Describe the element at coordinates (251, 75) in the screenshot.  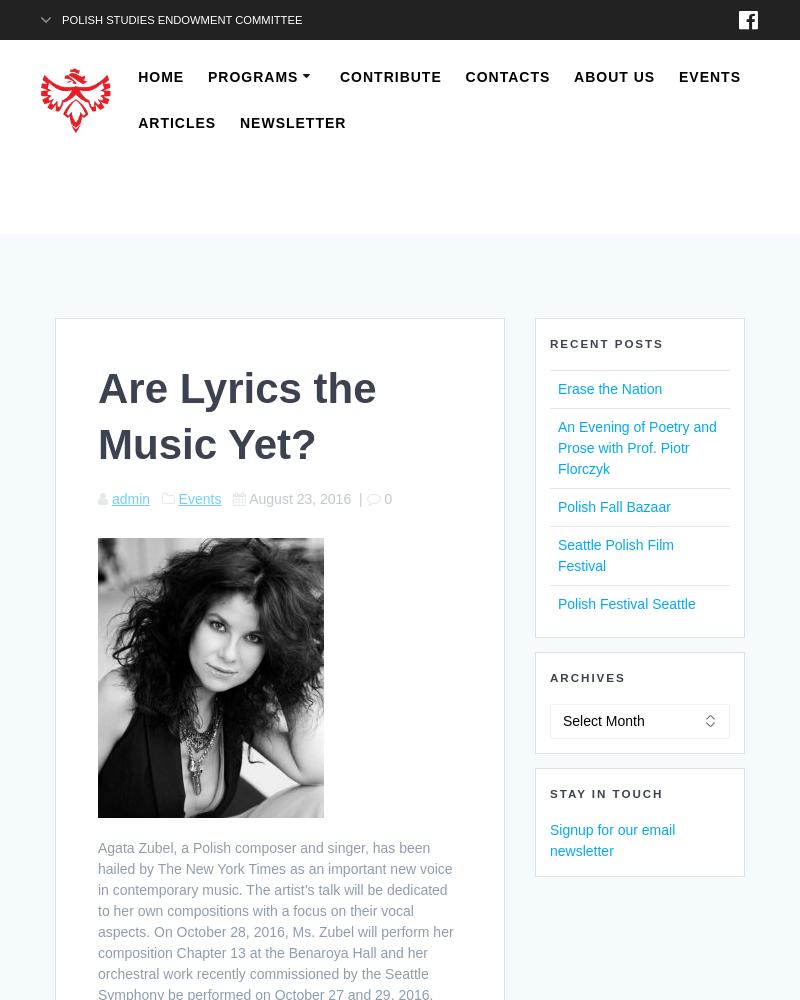
I see `'Programs'` at that location.